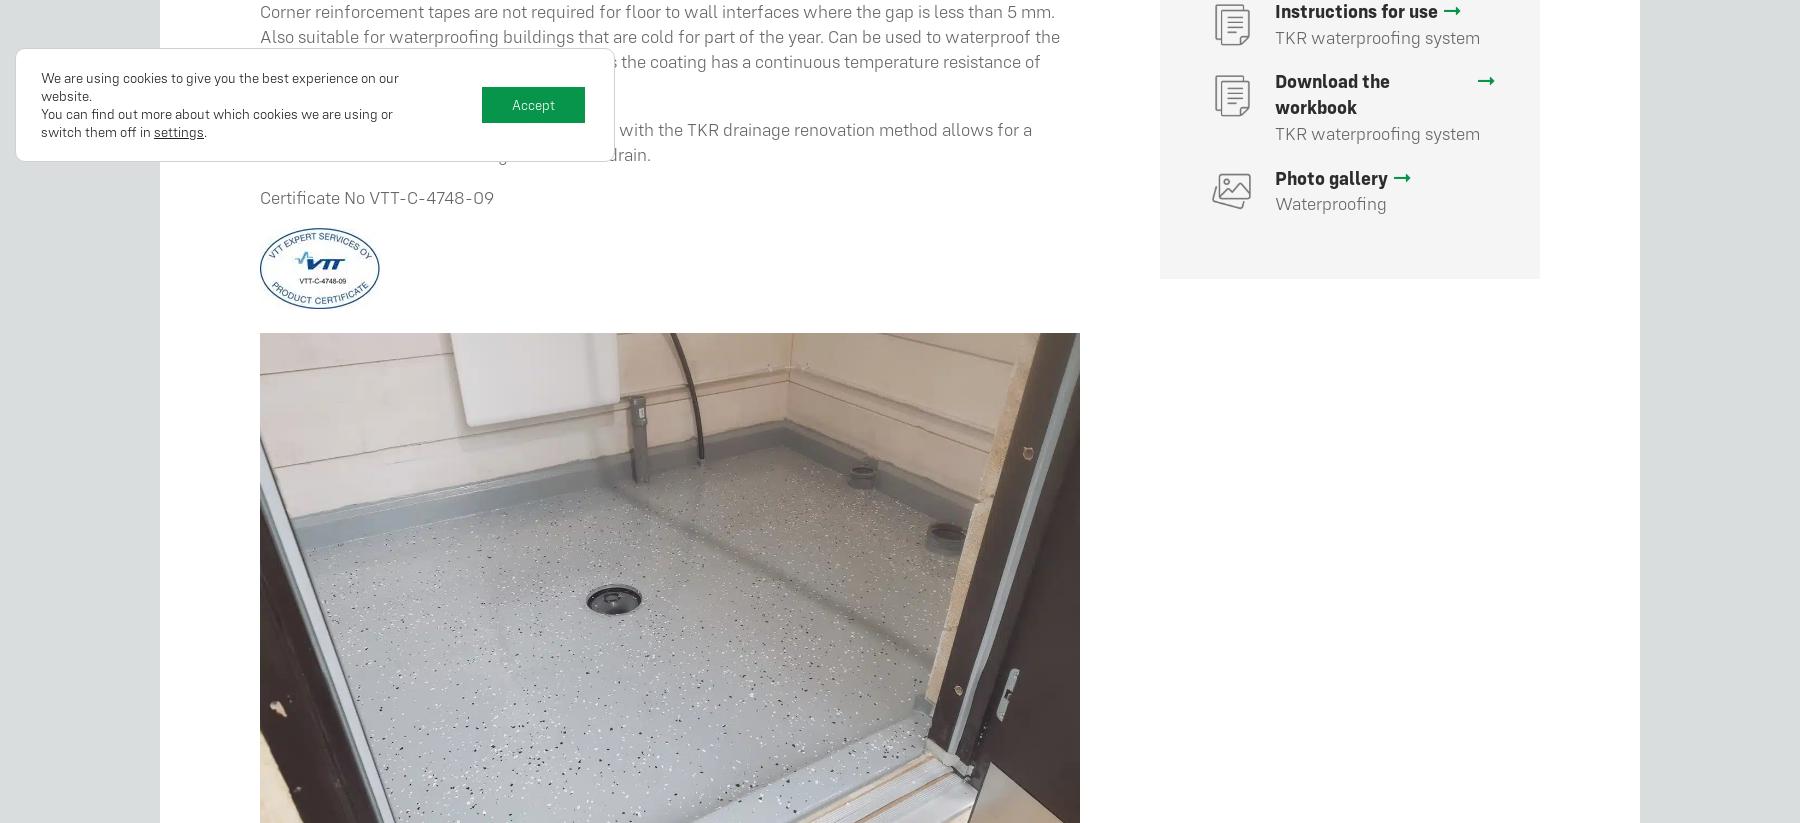 The image size is (1800, 823). I want to click on 'Waterproofing', so click(1330, 203).